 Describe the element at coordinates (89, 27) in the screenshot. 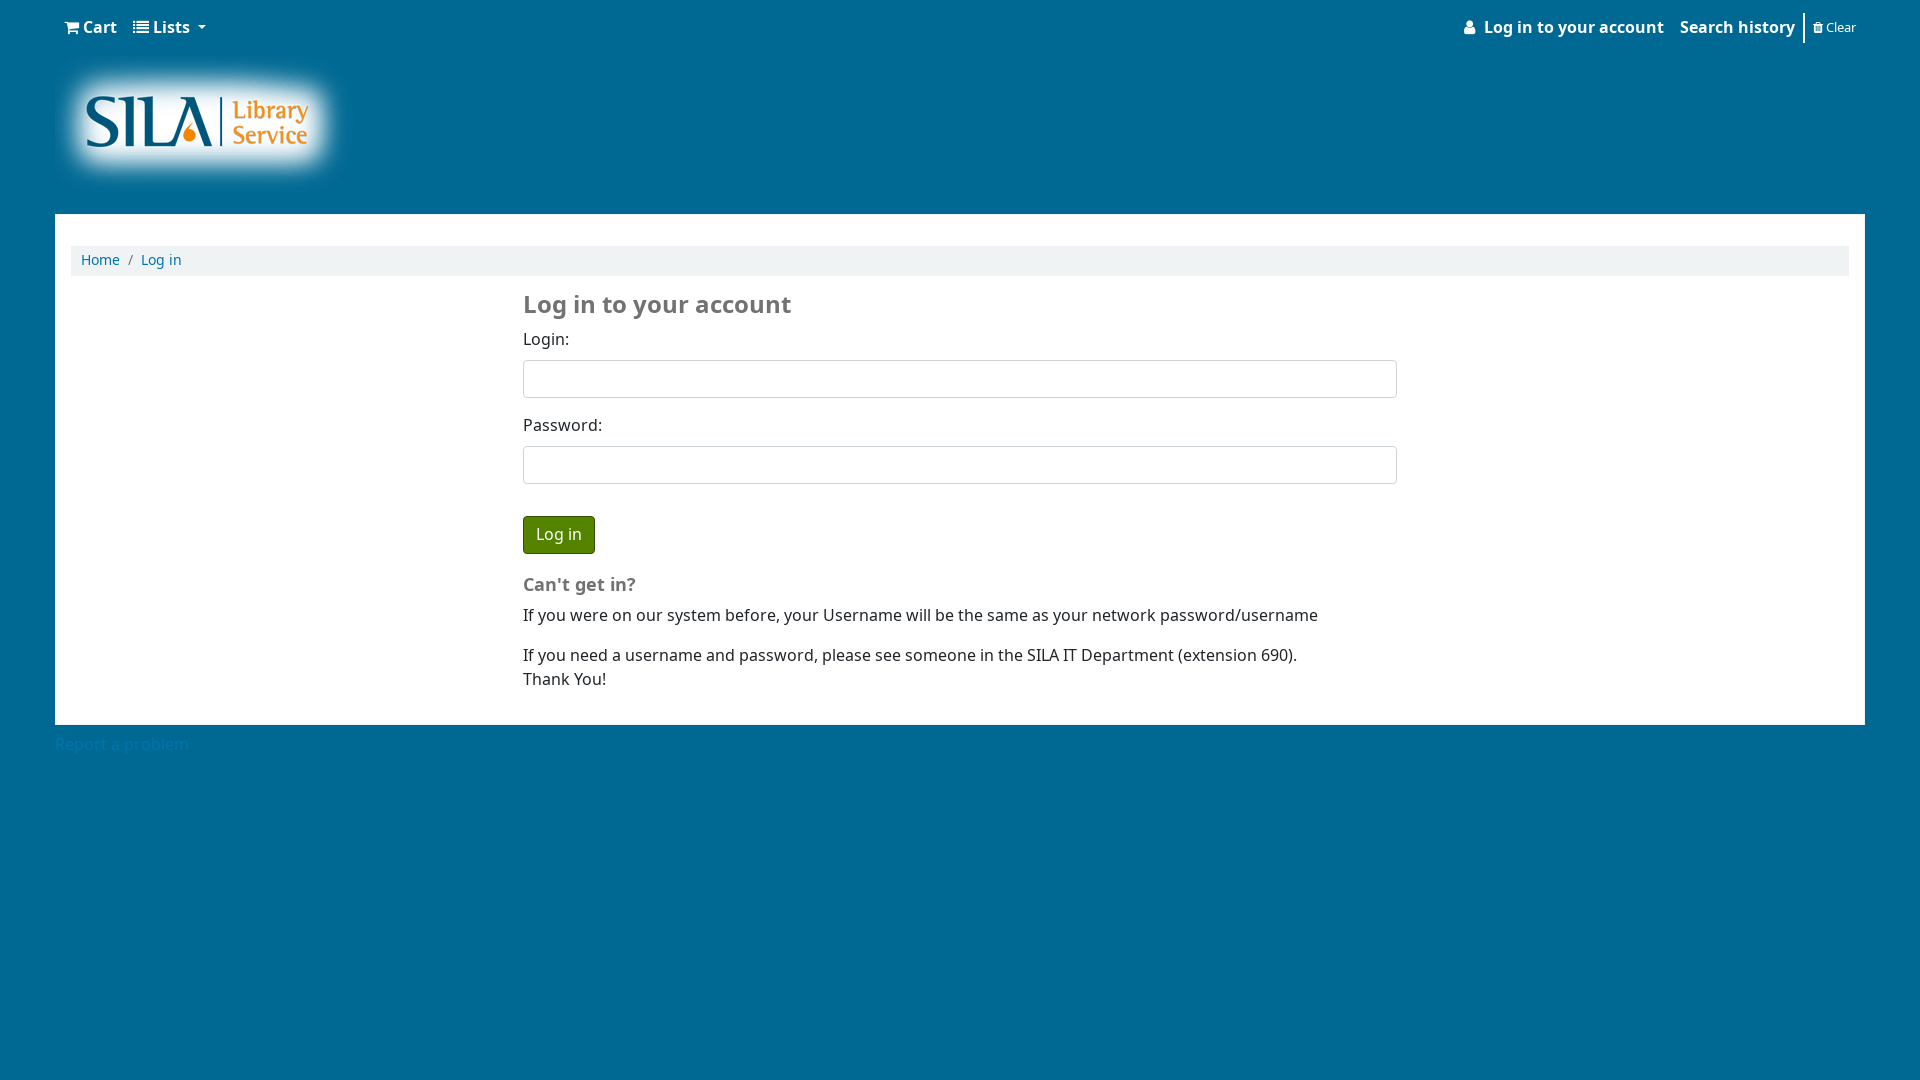

I see `'Cart'` at that location.